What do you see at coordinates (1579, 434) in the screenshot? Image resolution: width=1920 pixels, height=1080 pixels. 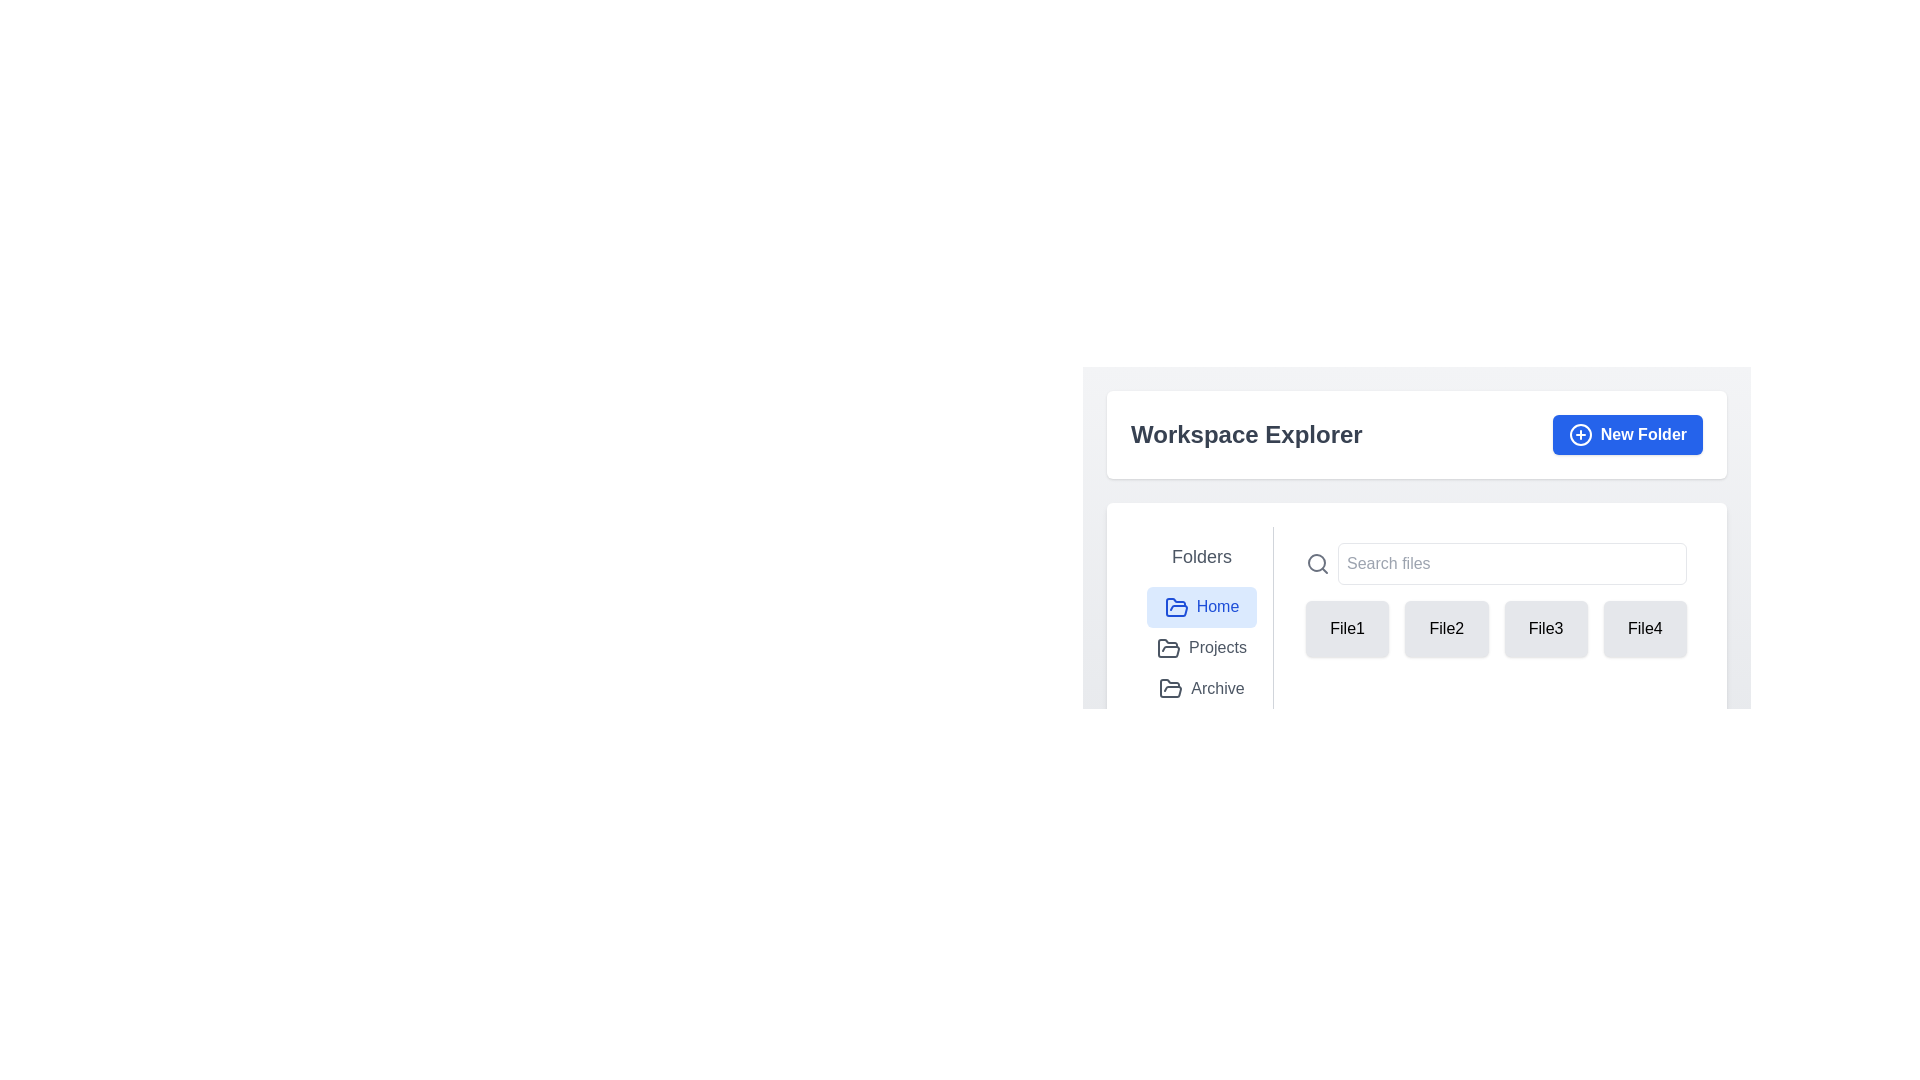 I see `the circular icon next to the 'New Folder' button to trigger the tooltip` at bounding box center [1579, 434].